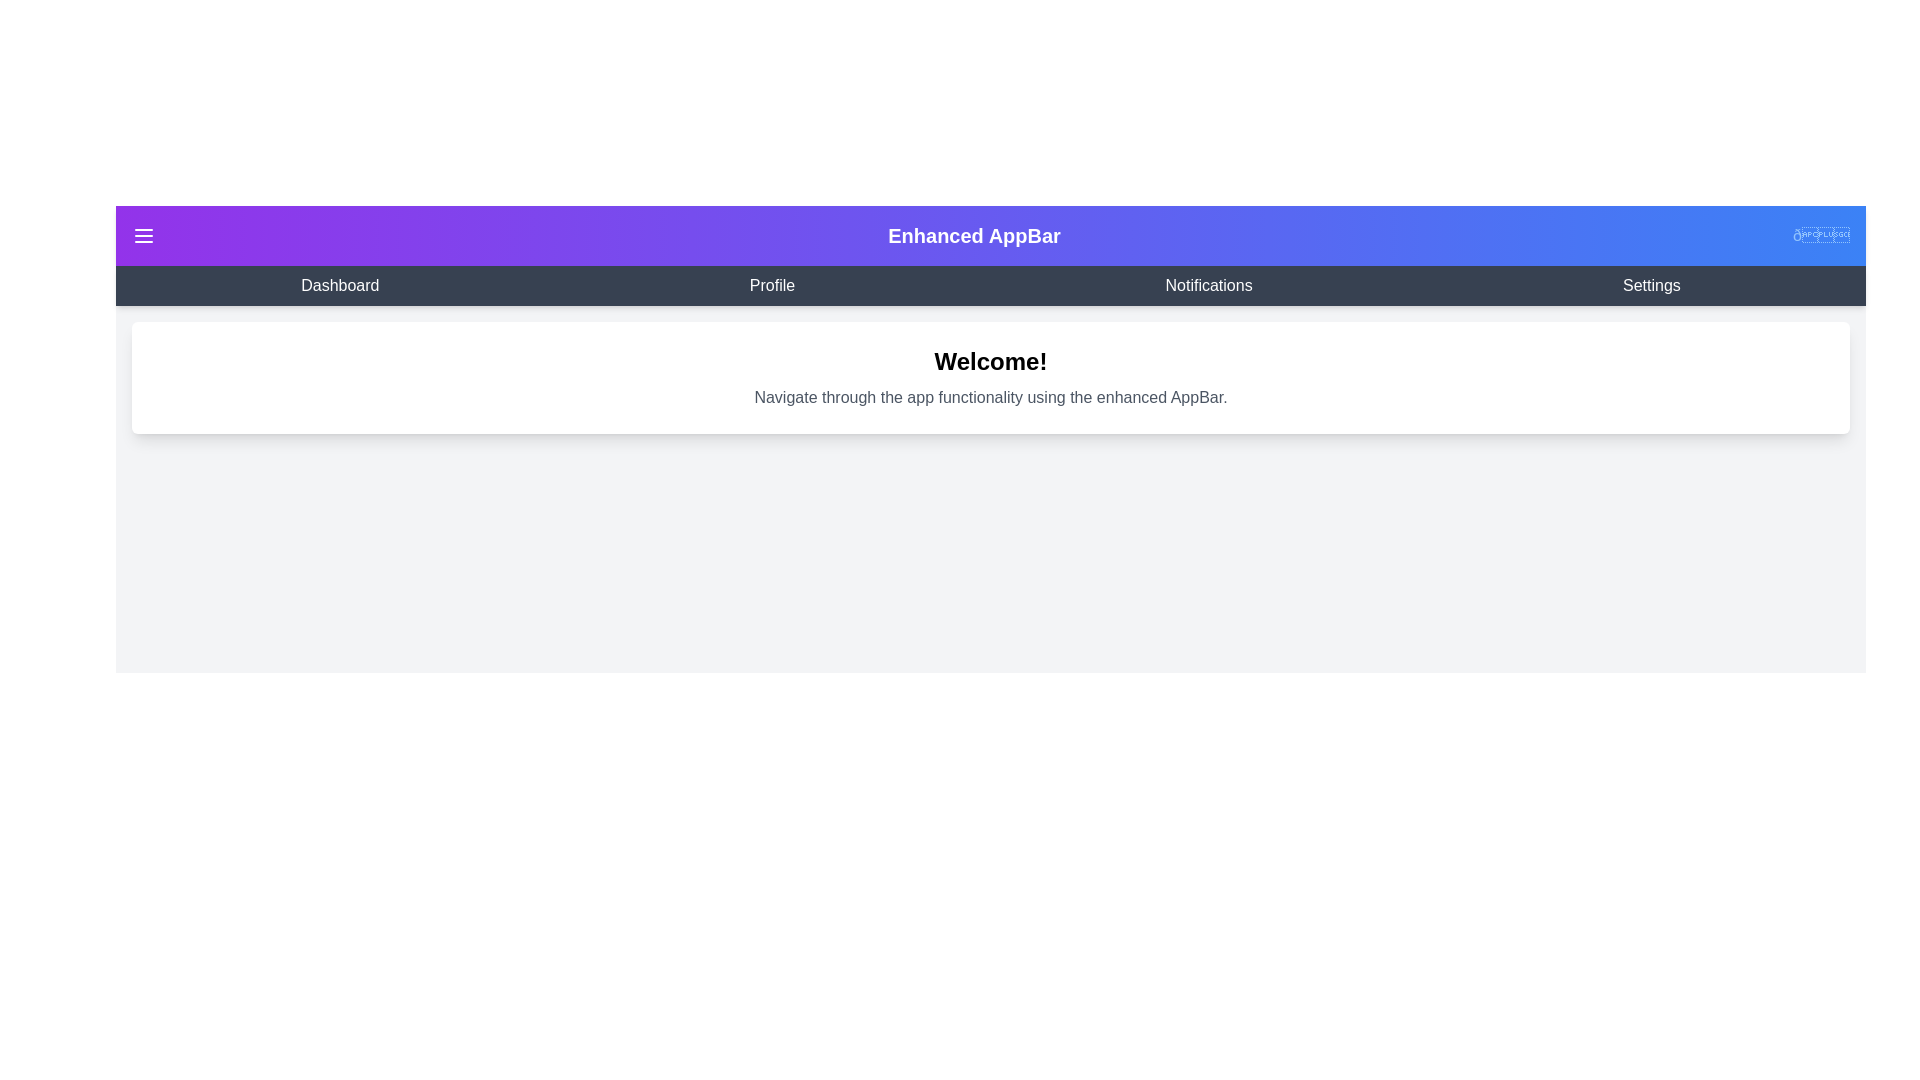 This screenshot has height=1080, width=1920. Describe the element at coordinates (143, 234) in the screenshot. I see `the 'Toggle Menu' button to toggle the navigation menu` at that location.